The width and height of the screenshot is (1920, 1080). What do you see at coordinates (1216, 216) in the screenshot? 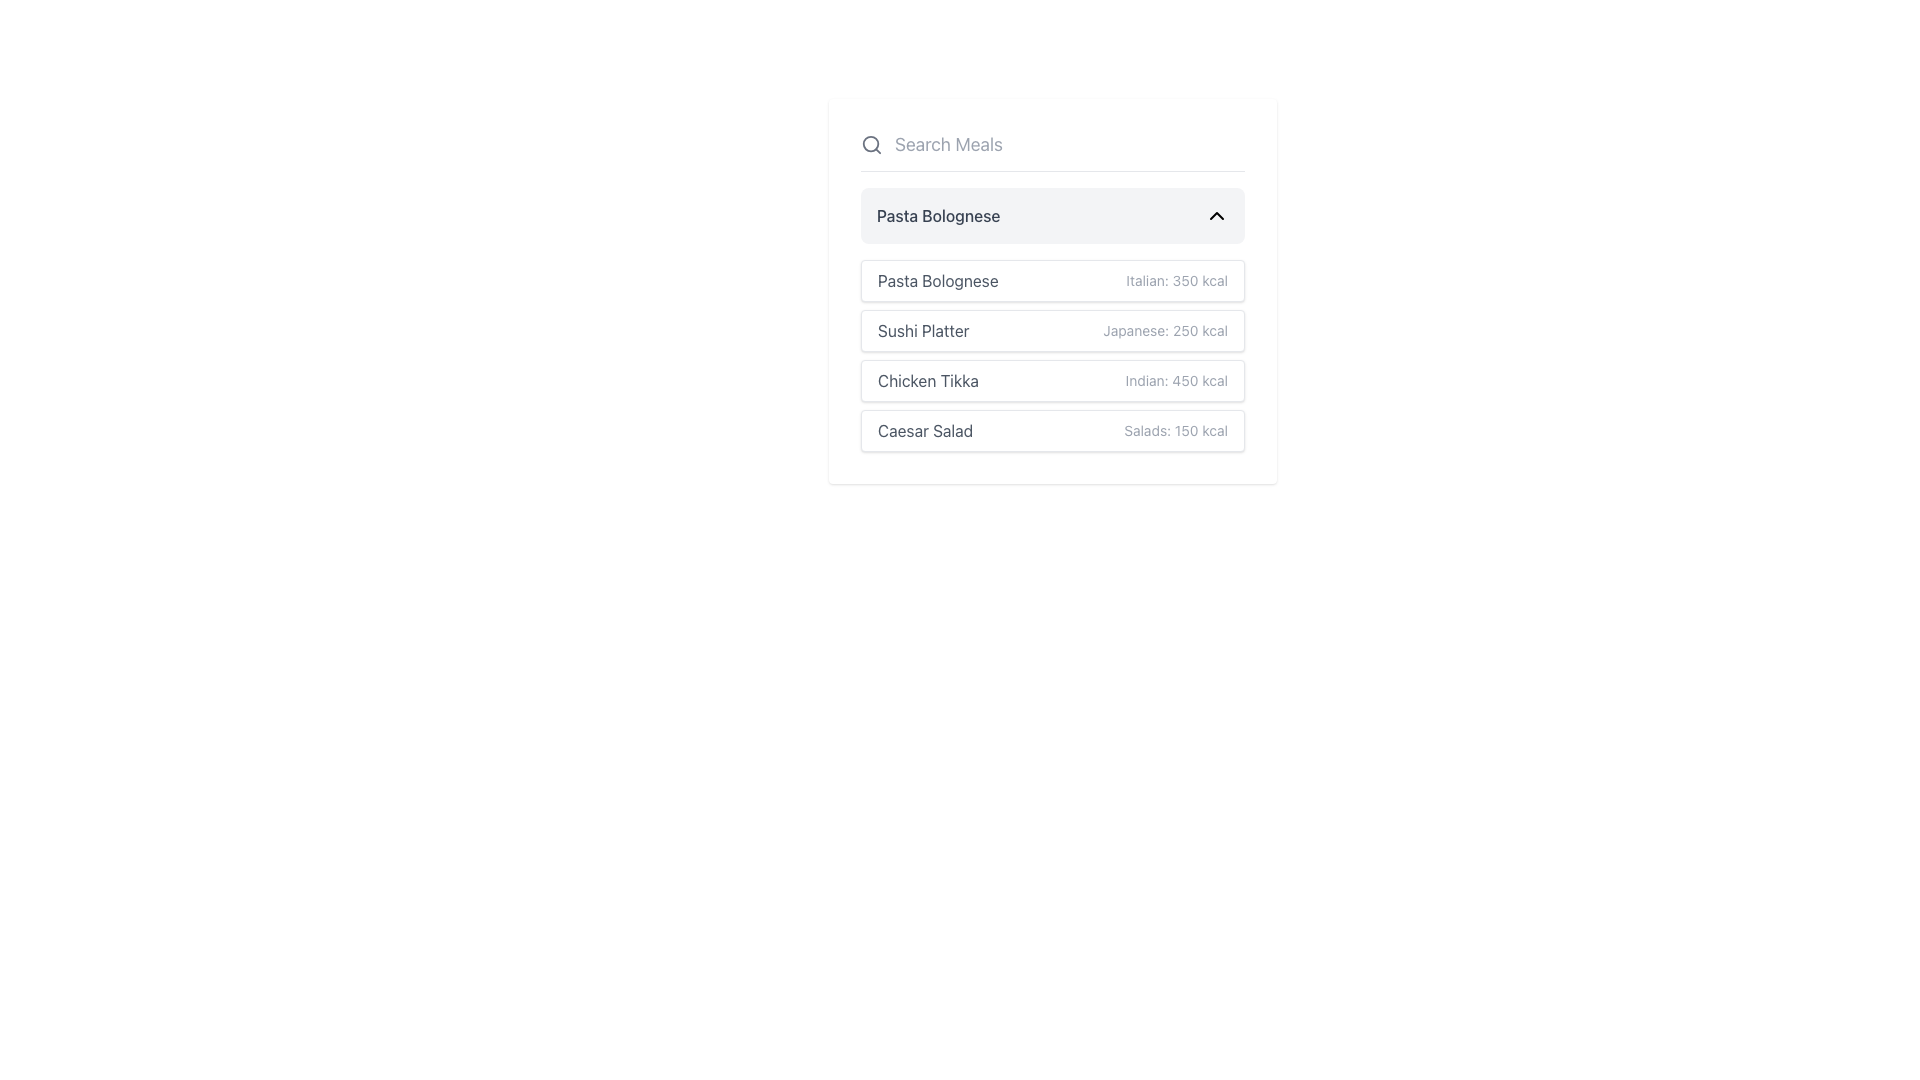
I see `the chevron icon located at the far right of the gray background bar containing the 'Pasta Bolognese' label` at bounding box center [1216, 216].